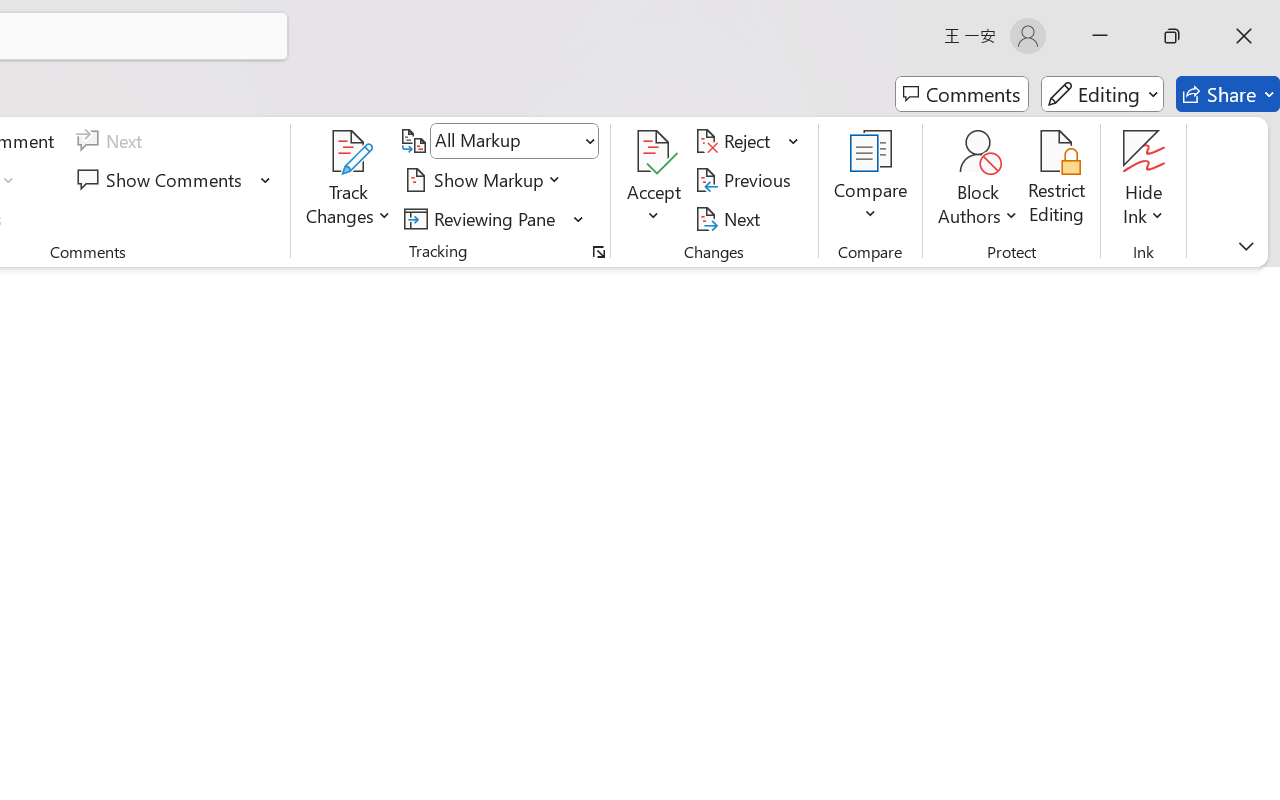 The width and height of the screenshot is (1280, 800). What do you see at coordinates (735, 141) in the screenshot?
I see `'Reject and Move to Next'` at bounding box center [735, 141].